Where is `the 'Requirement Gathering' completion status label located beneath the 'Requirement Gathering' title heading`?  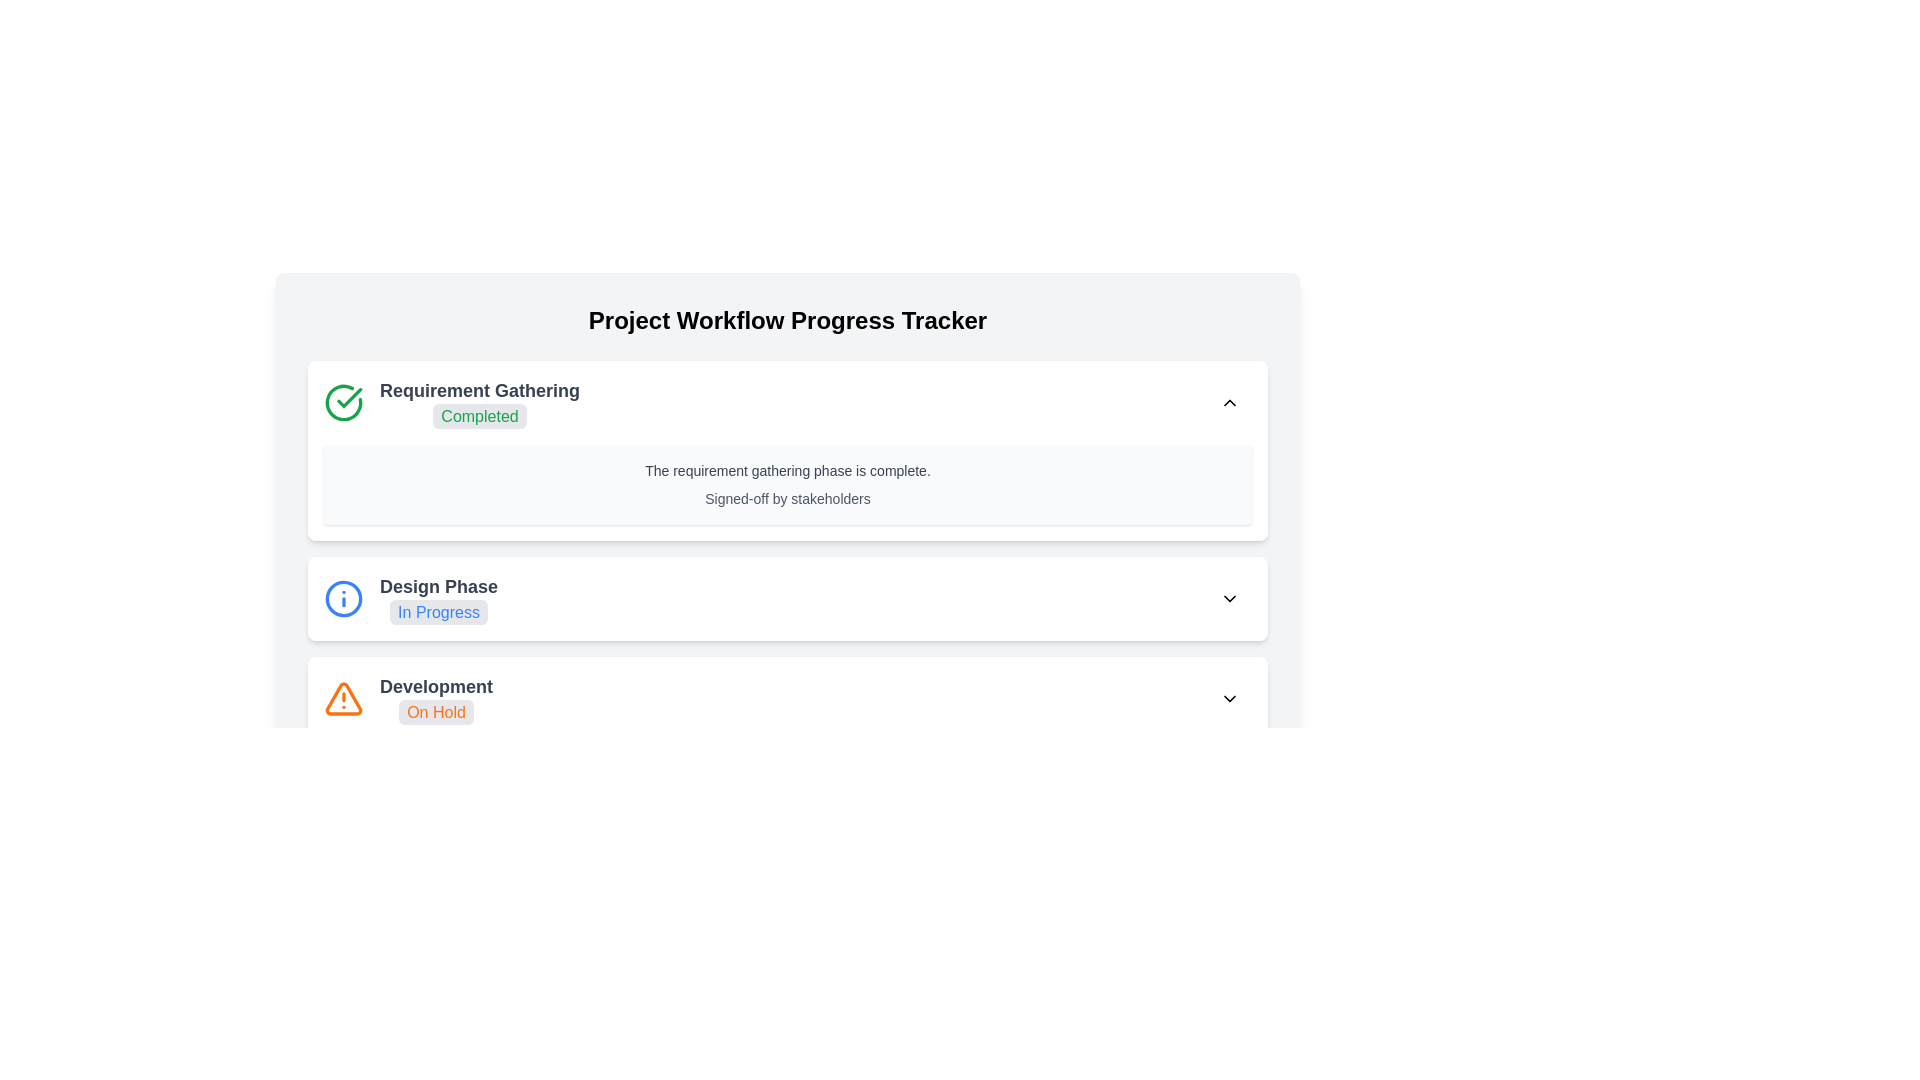
the 'Requirement Gathering' completion status label located beneath the 'Requirement Gathering' title heading is located at coordinates (480, 415).